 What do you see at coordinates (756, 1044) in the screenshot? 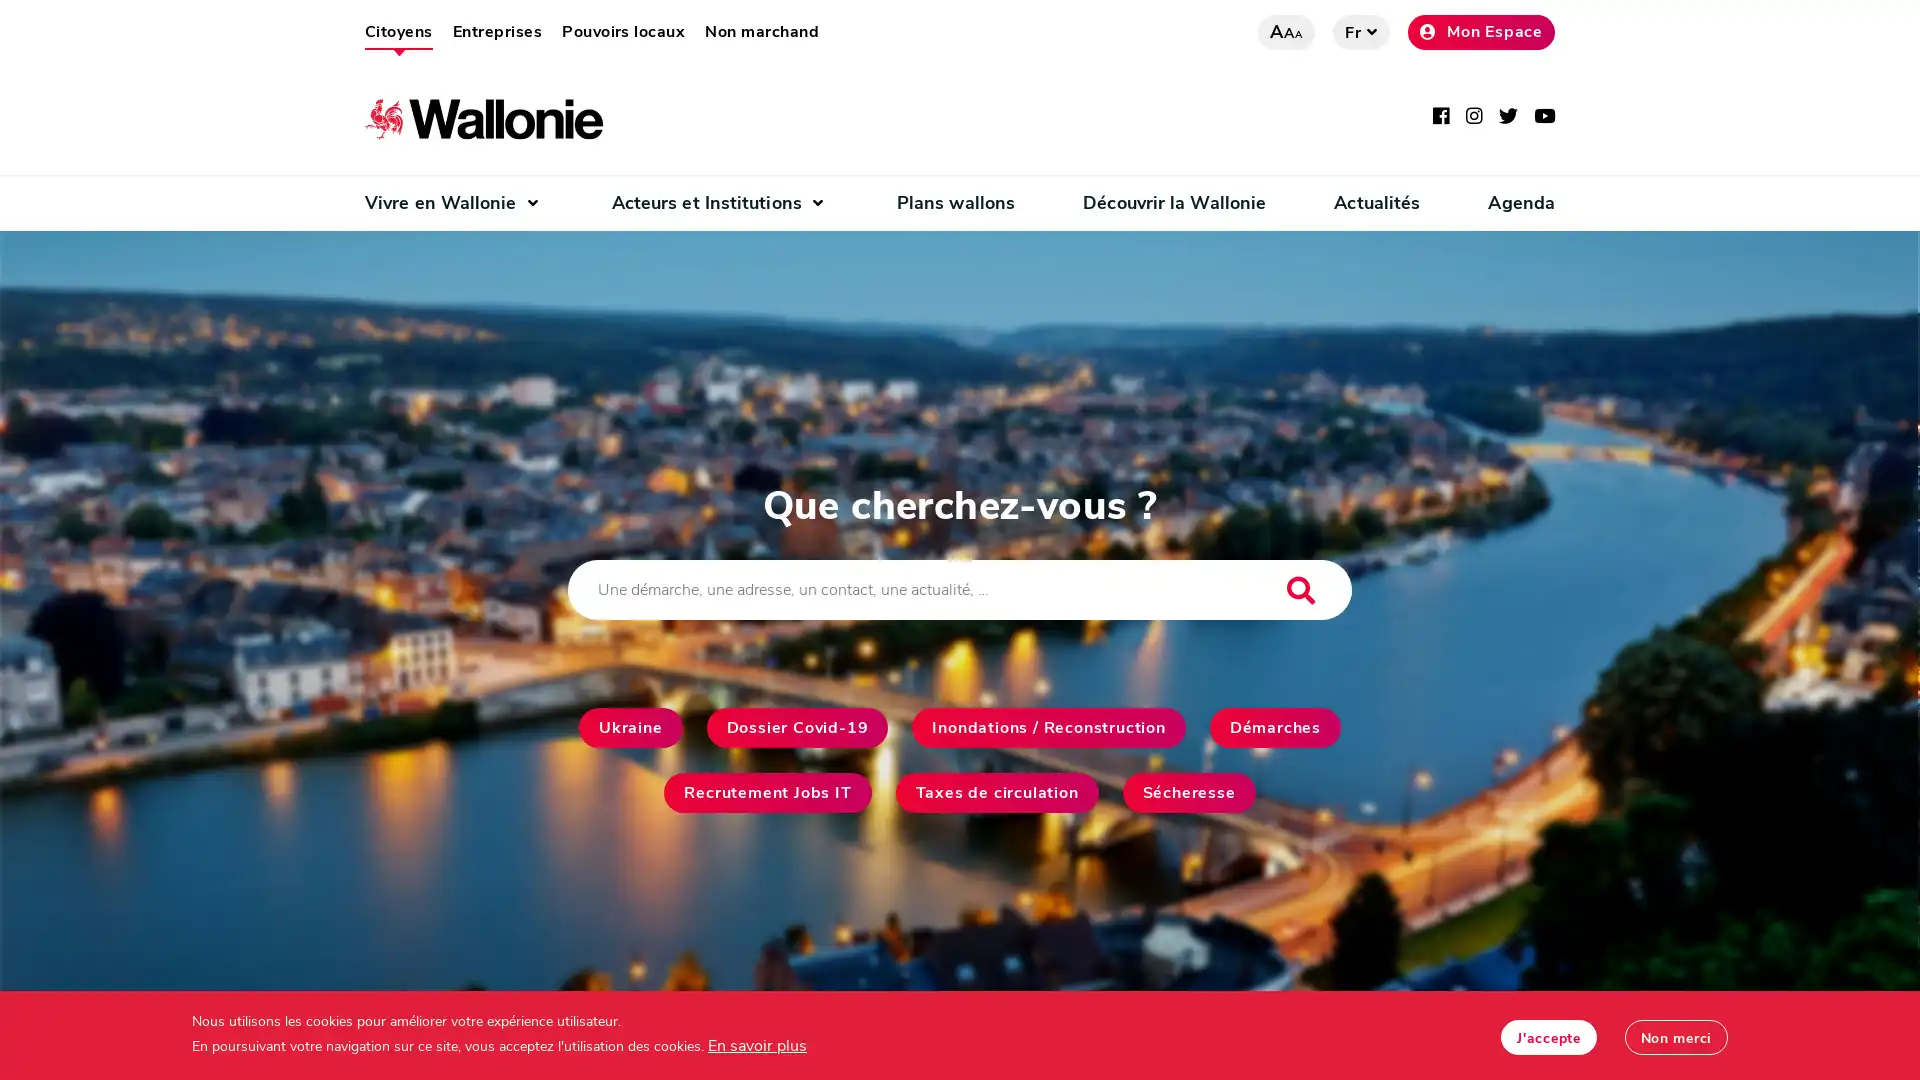
I see `En savoir plus` at bounding box center [756, 1044].